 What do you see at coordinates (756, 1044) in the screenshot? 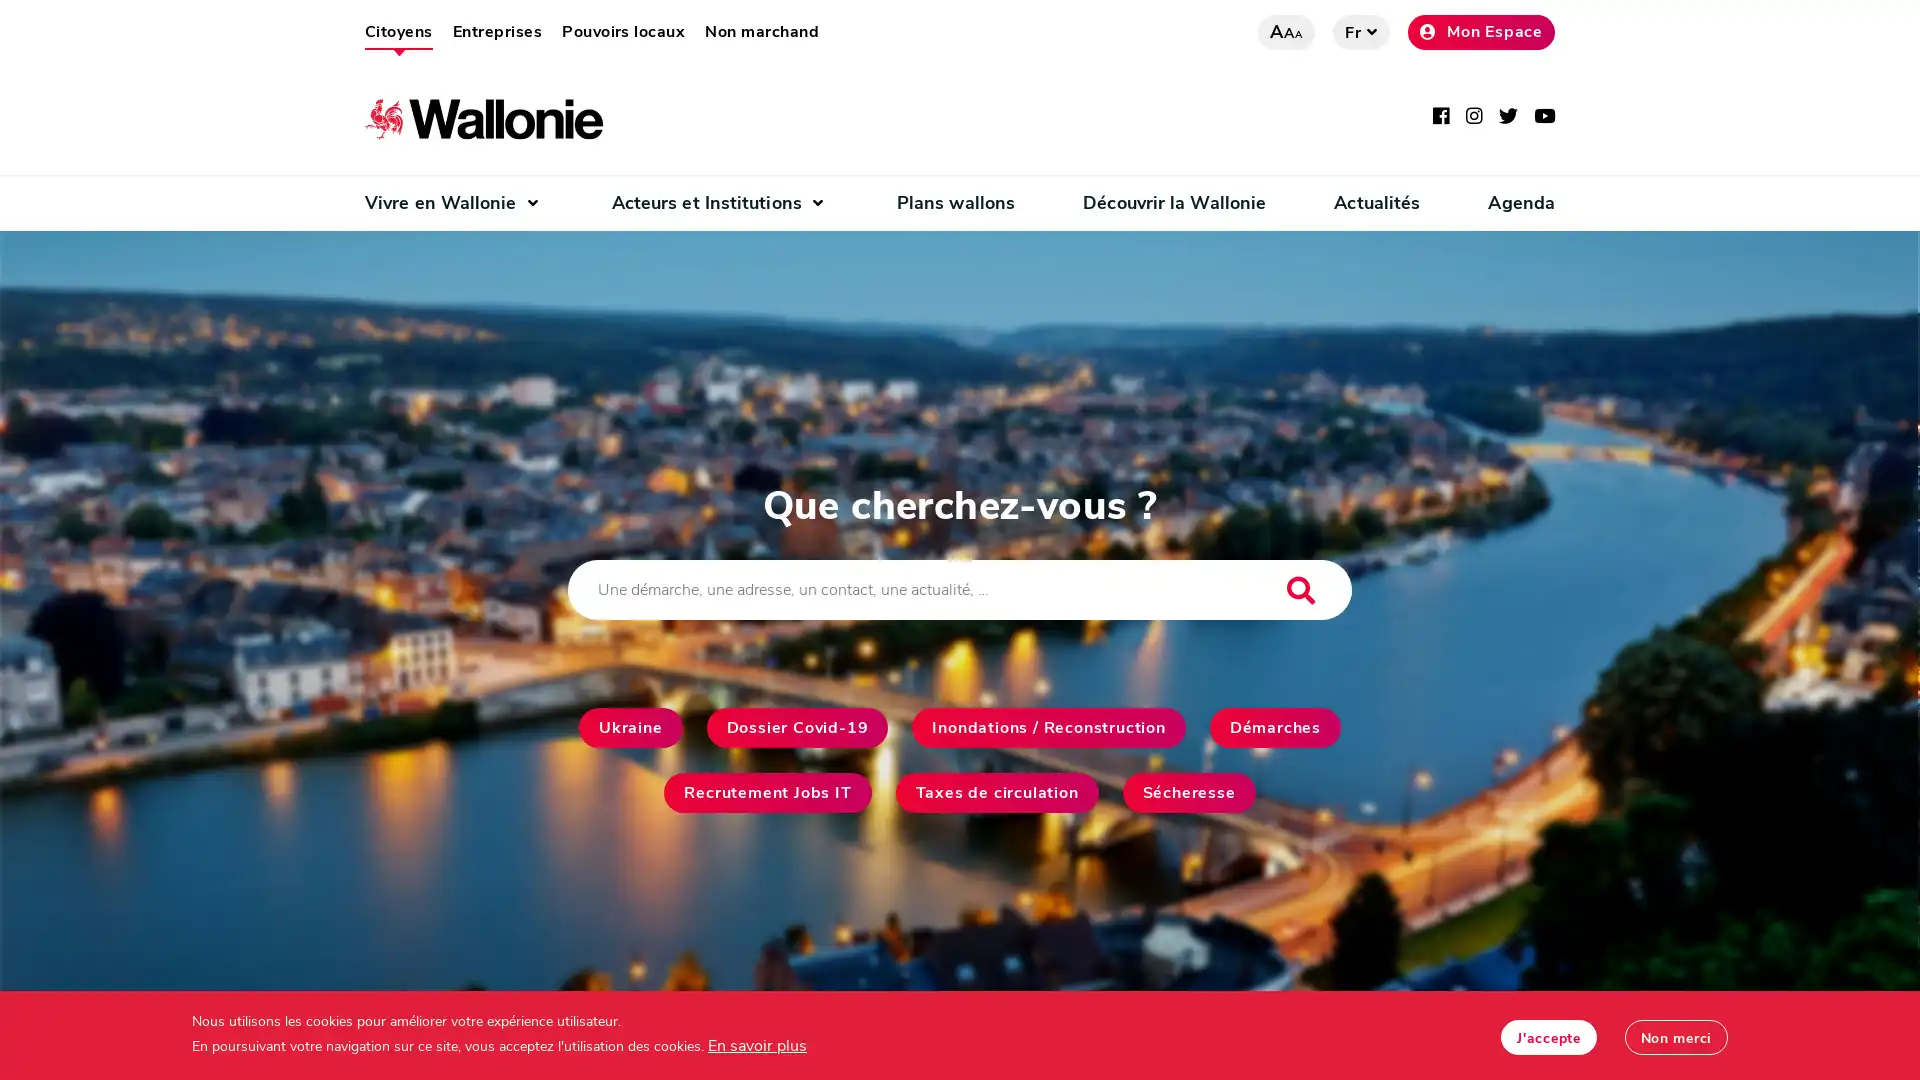
I see `En savoir plus` at bounding box center [756, 1044].